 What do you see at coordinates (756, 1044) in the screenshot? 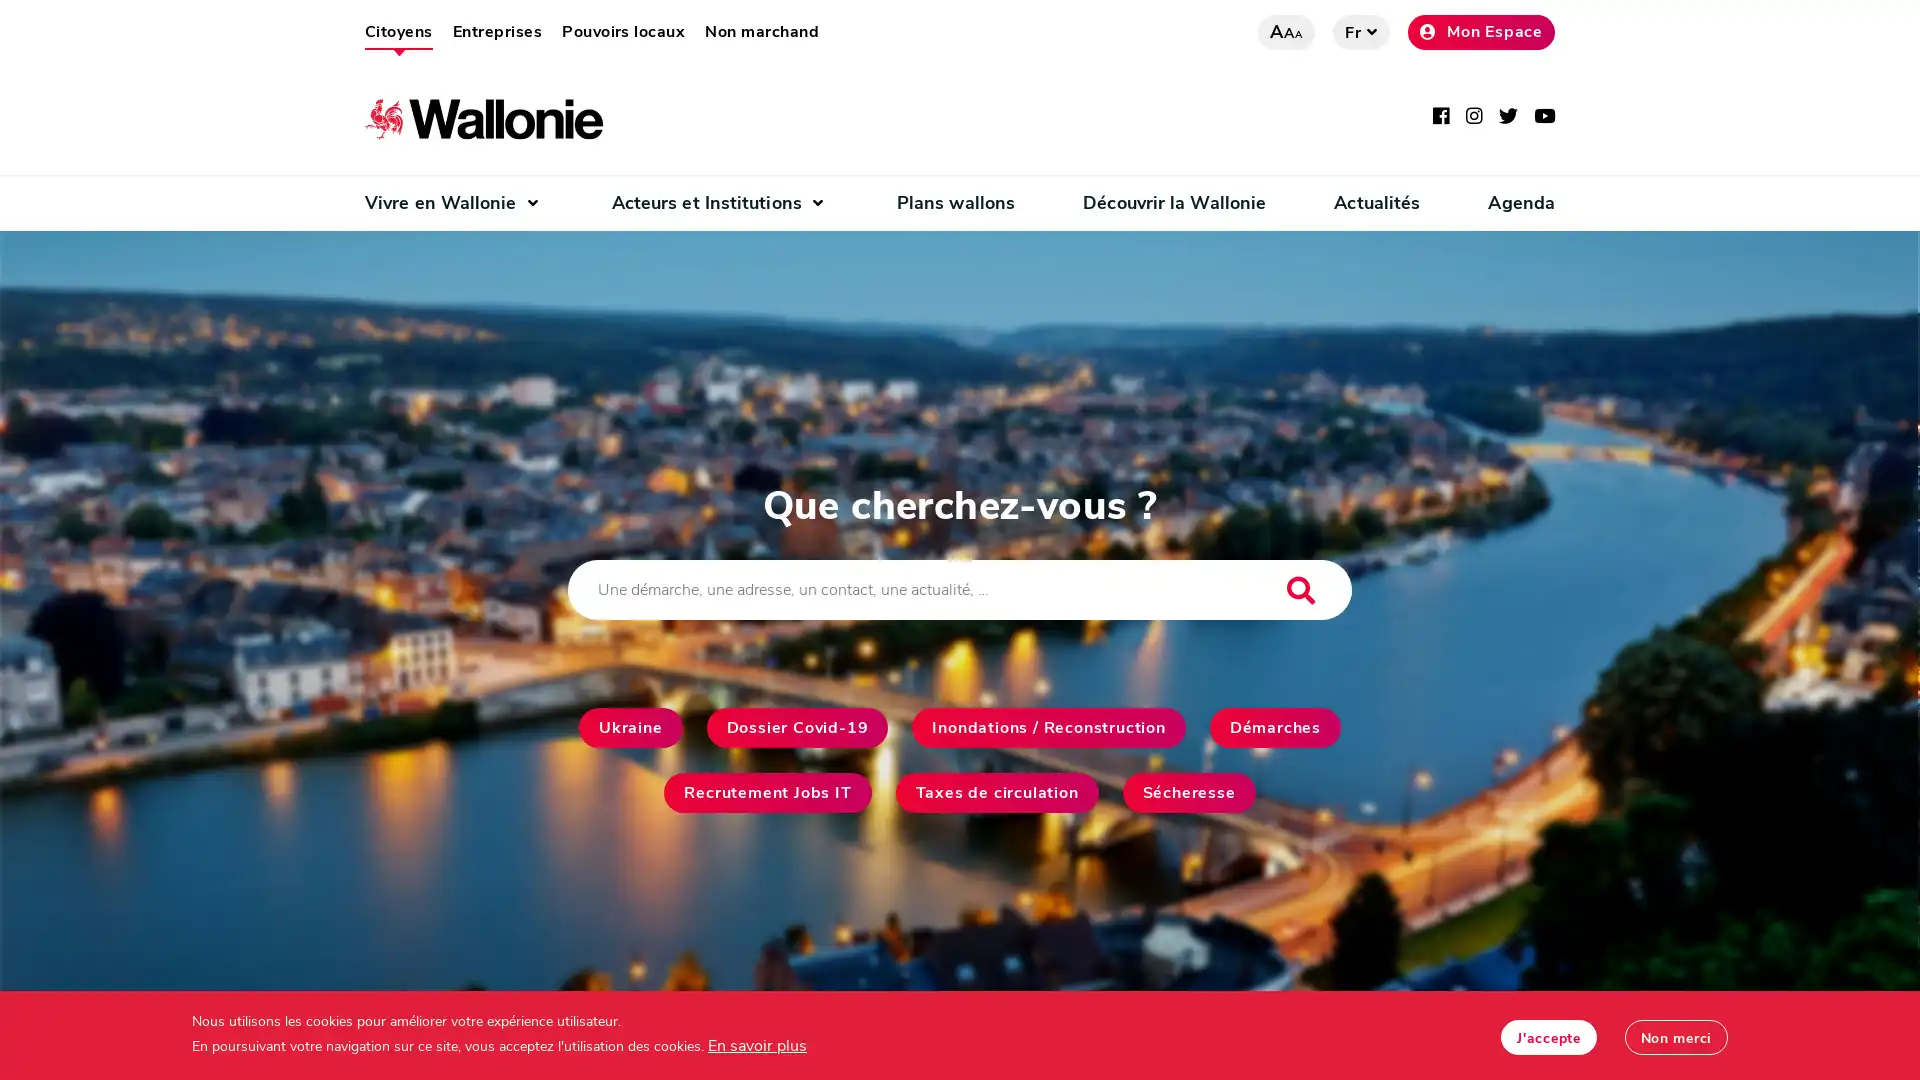
I see `En savoir plus` at bounding box center [756, 1044].